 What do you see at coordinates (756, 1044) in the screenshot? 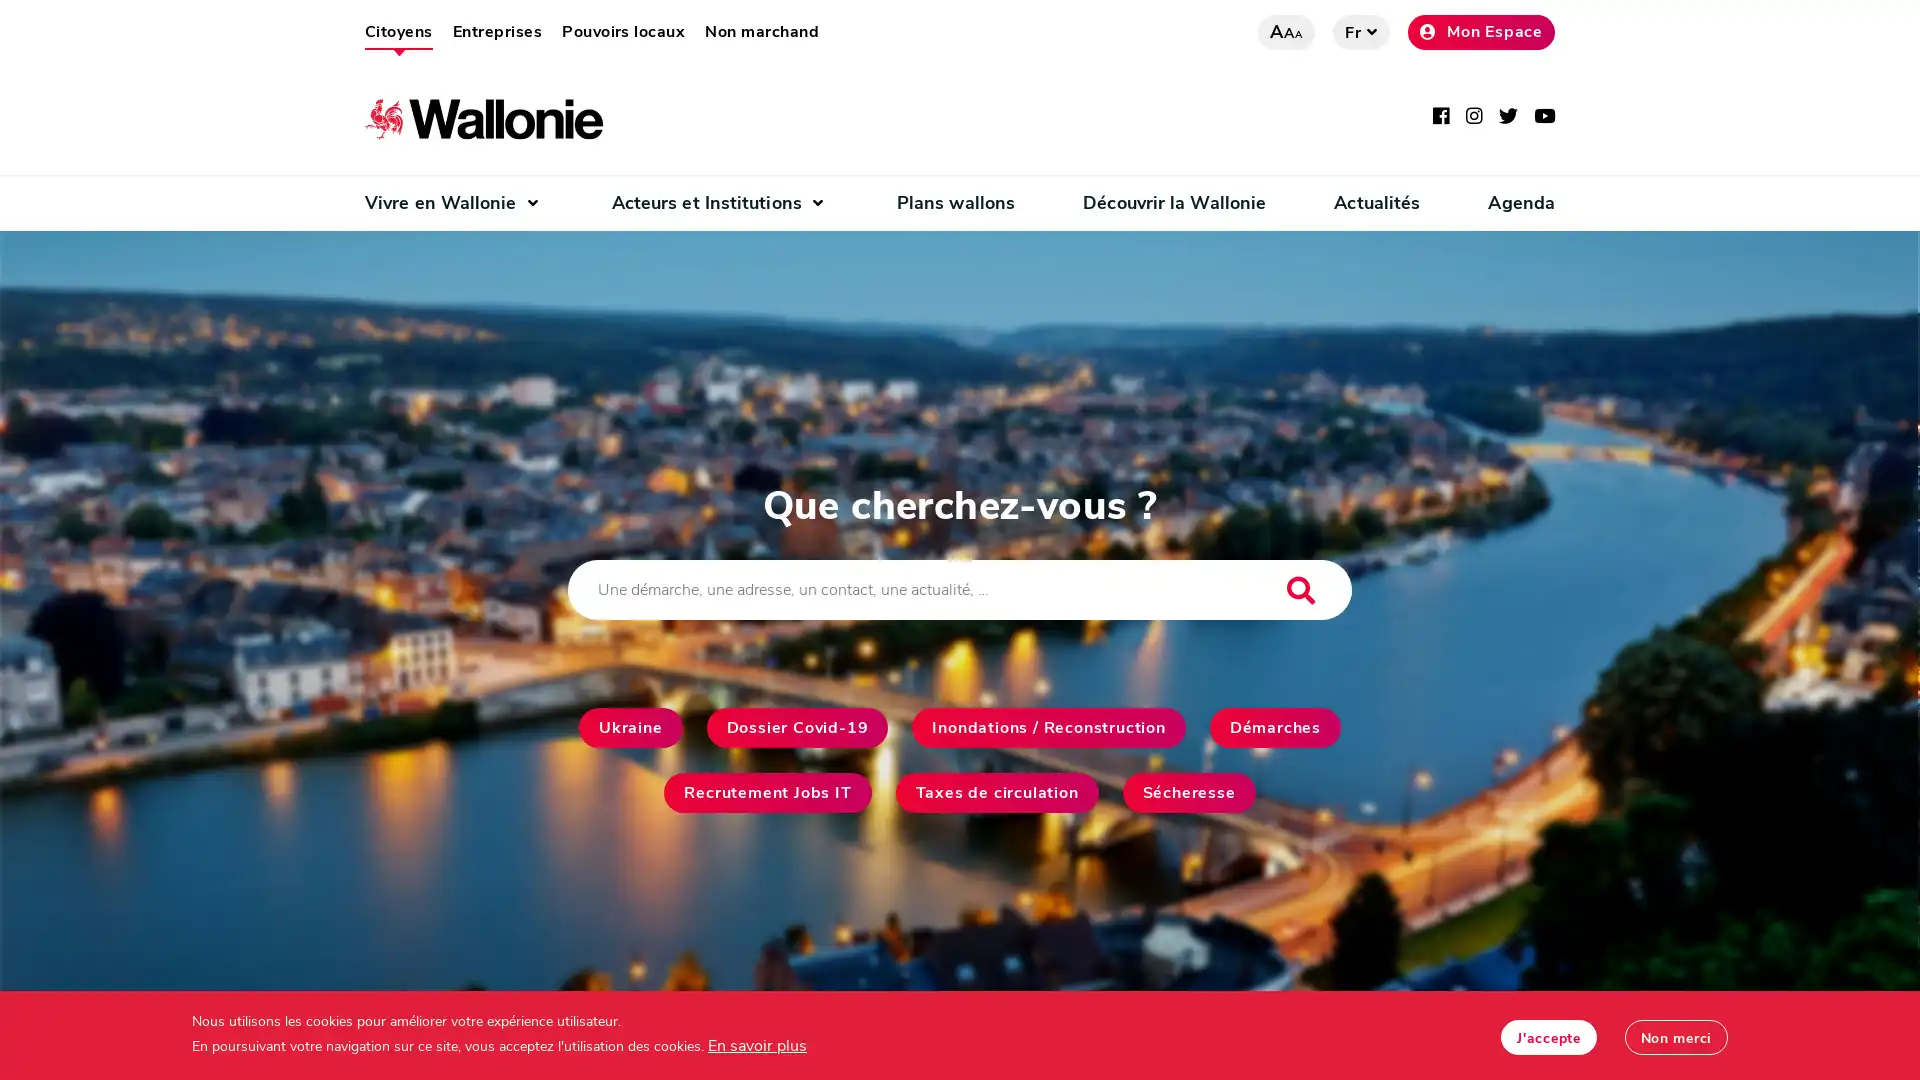
I see `En savoir plus` at bounding box center [756, 1044].